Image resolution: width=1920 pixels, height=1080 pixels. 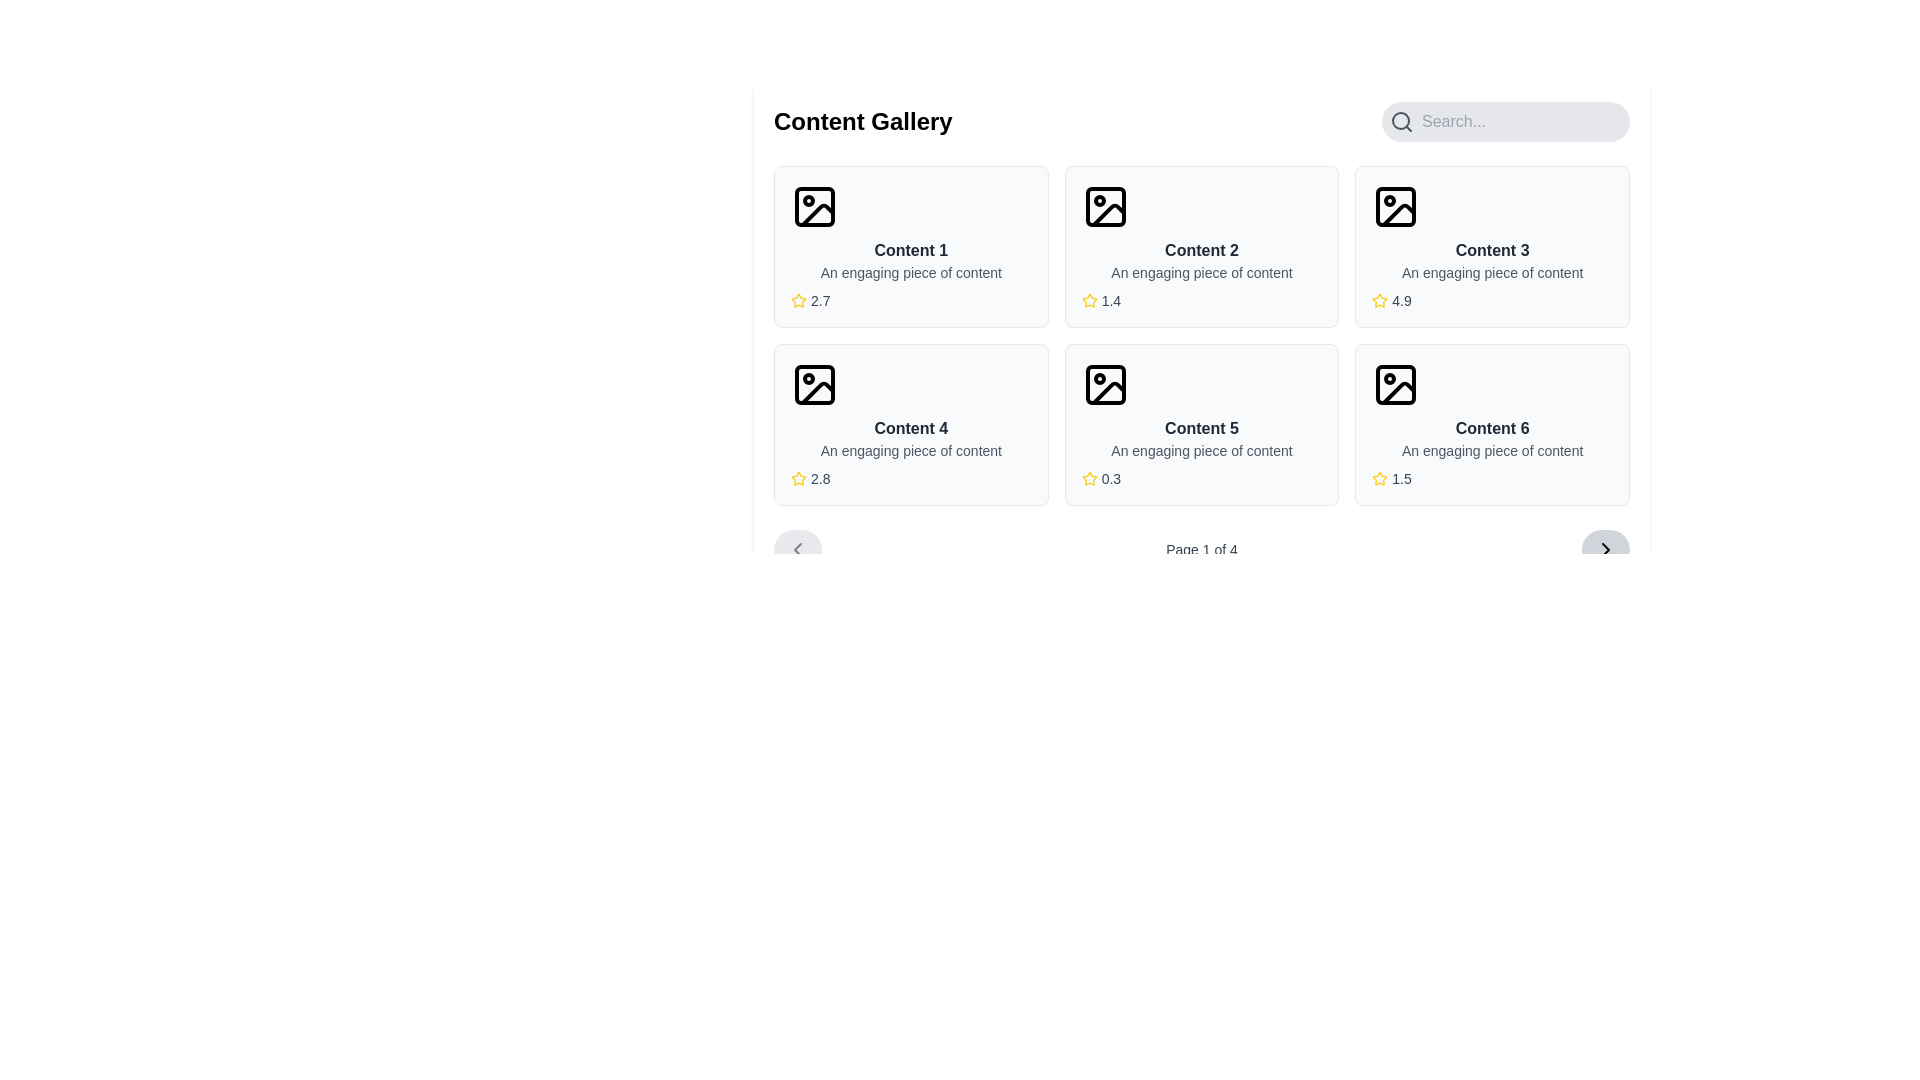 I want to click on the Text label element displaying 'Content 1', which is styled in bold gray font and positioned at the top center of its content card, above the text 'An engaging piece of content', so click(x=910, y=249).